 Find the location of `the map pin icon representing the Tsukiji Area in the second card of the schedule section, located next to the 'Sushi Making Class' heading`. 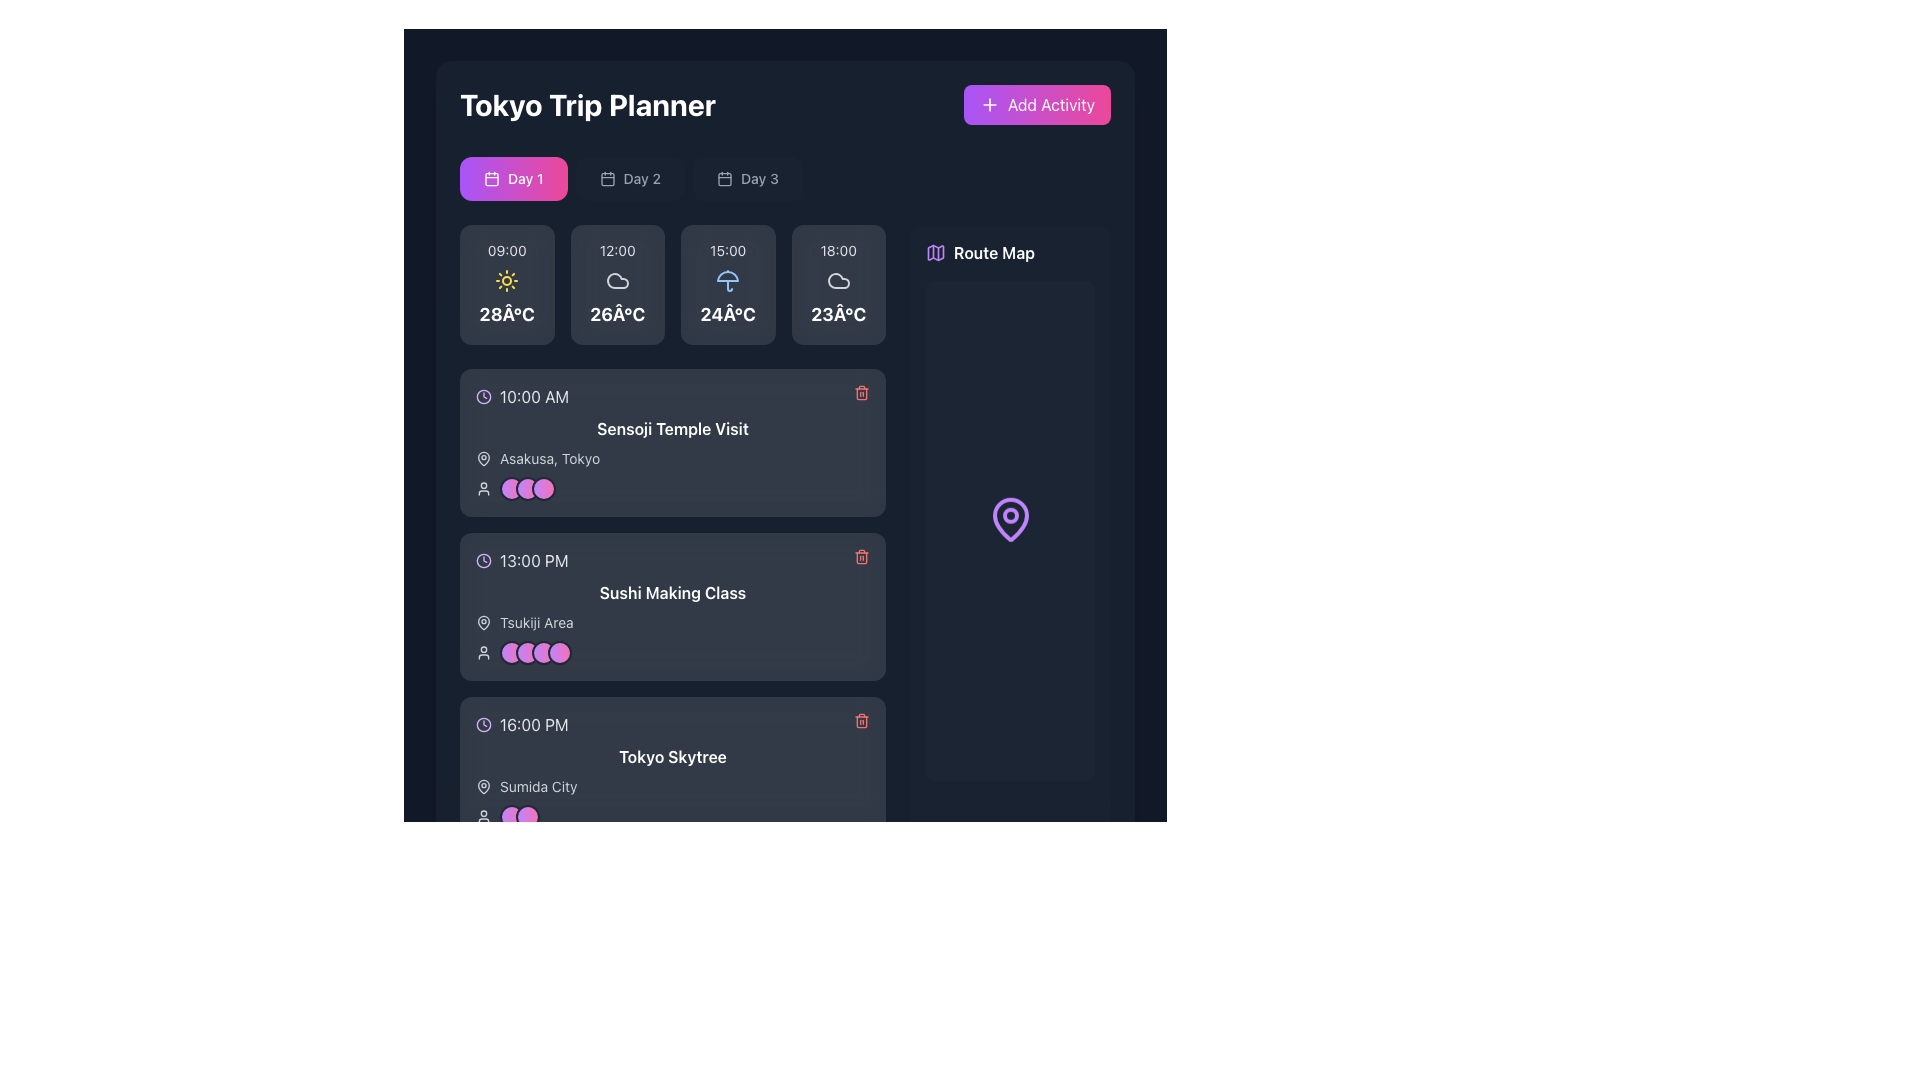

the map pin icon representing the Tsukiji Area in the second card of the schedule section, located next to the 'Sushi Making Class' heading is located at coordinates (484, 622).